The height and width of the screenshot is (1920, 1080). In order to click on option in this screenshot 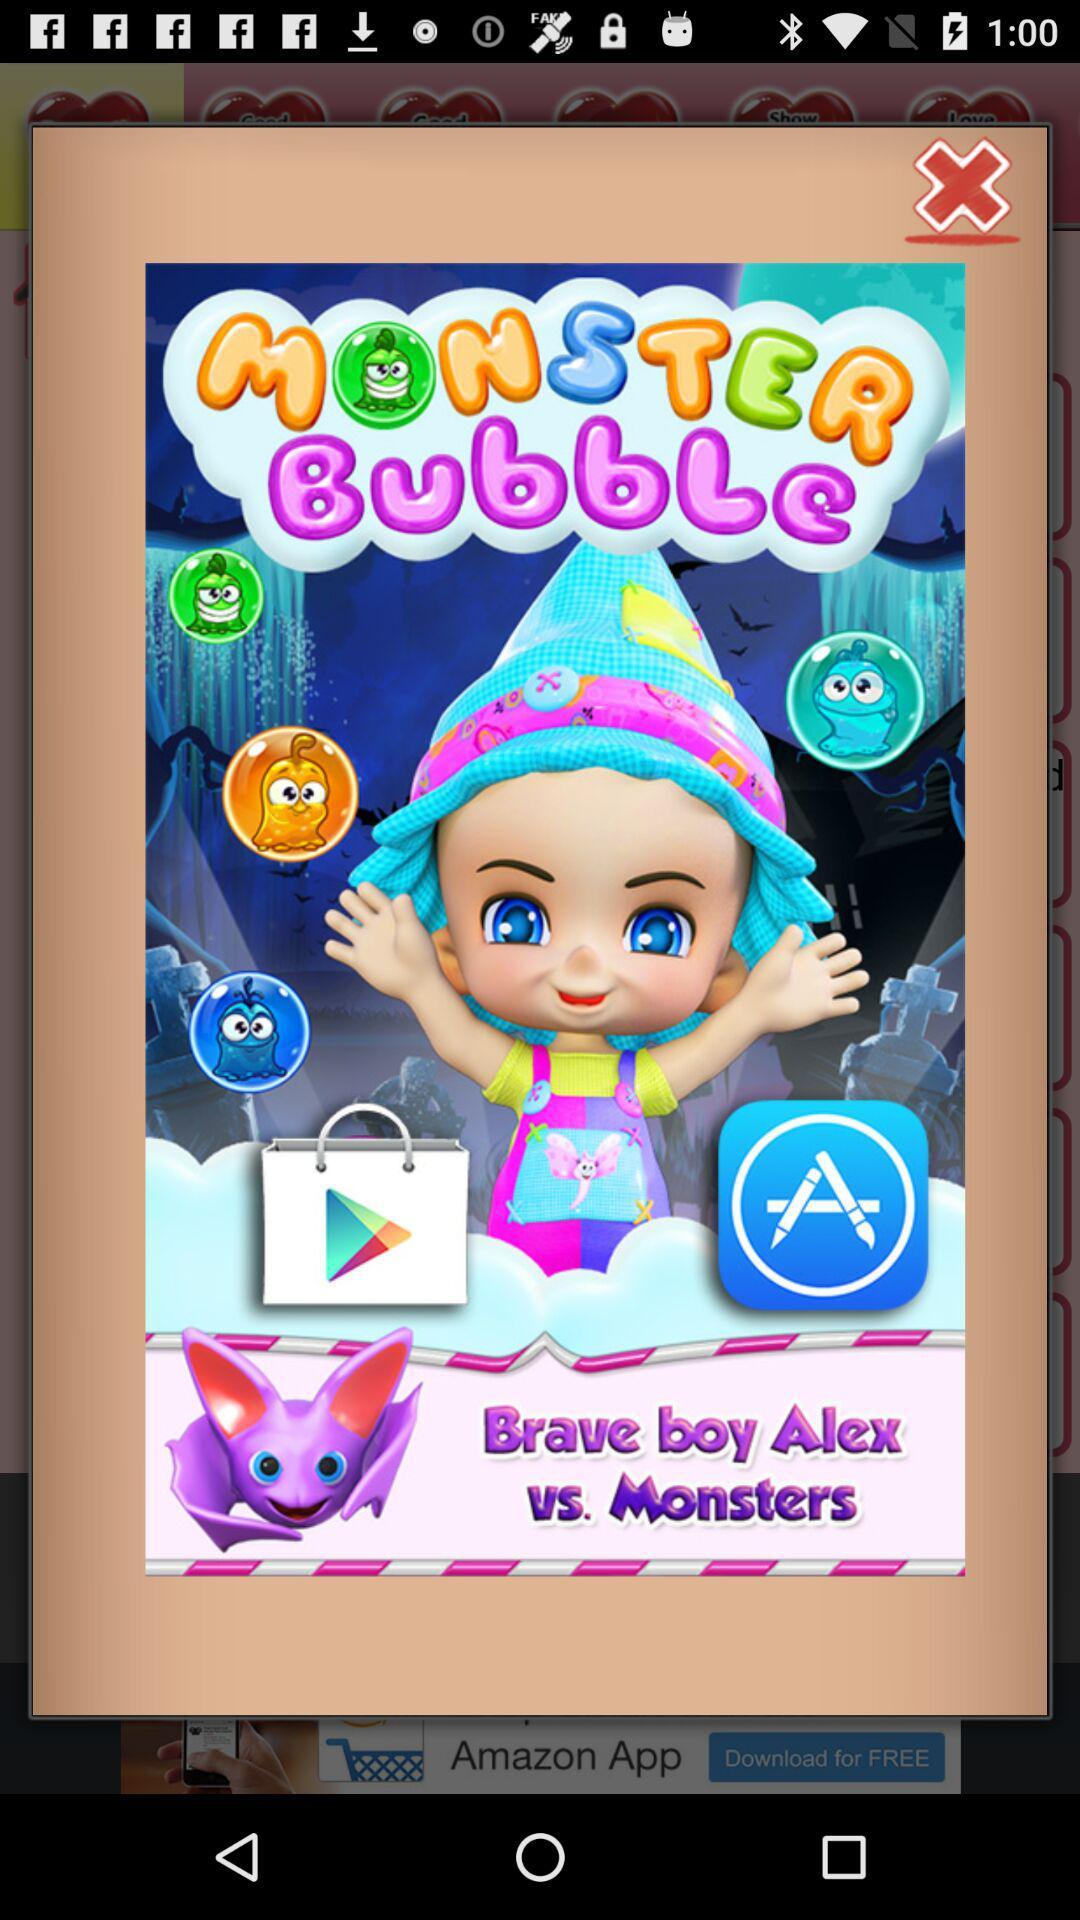, I will do `click(962, 188)`.